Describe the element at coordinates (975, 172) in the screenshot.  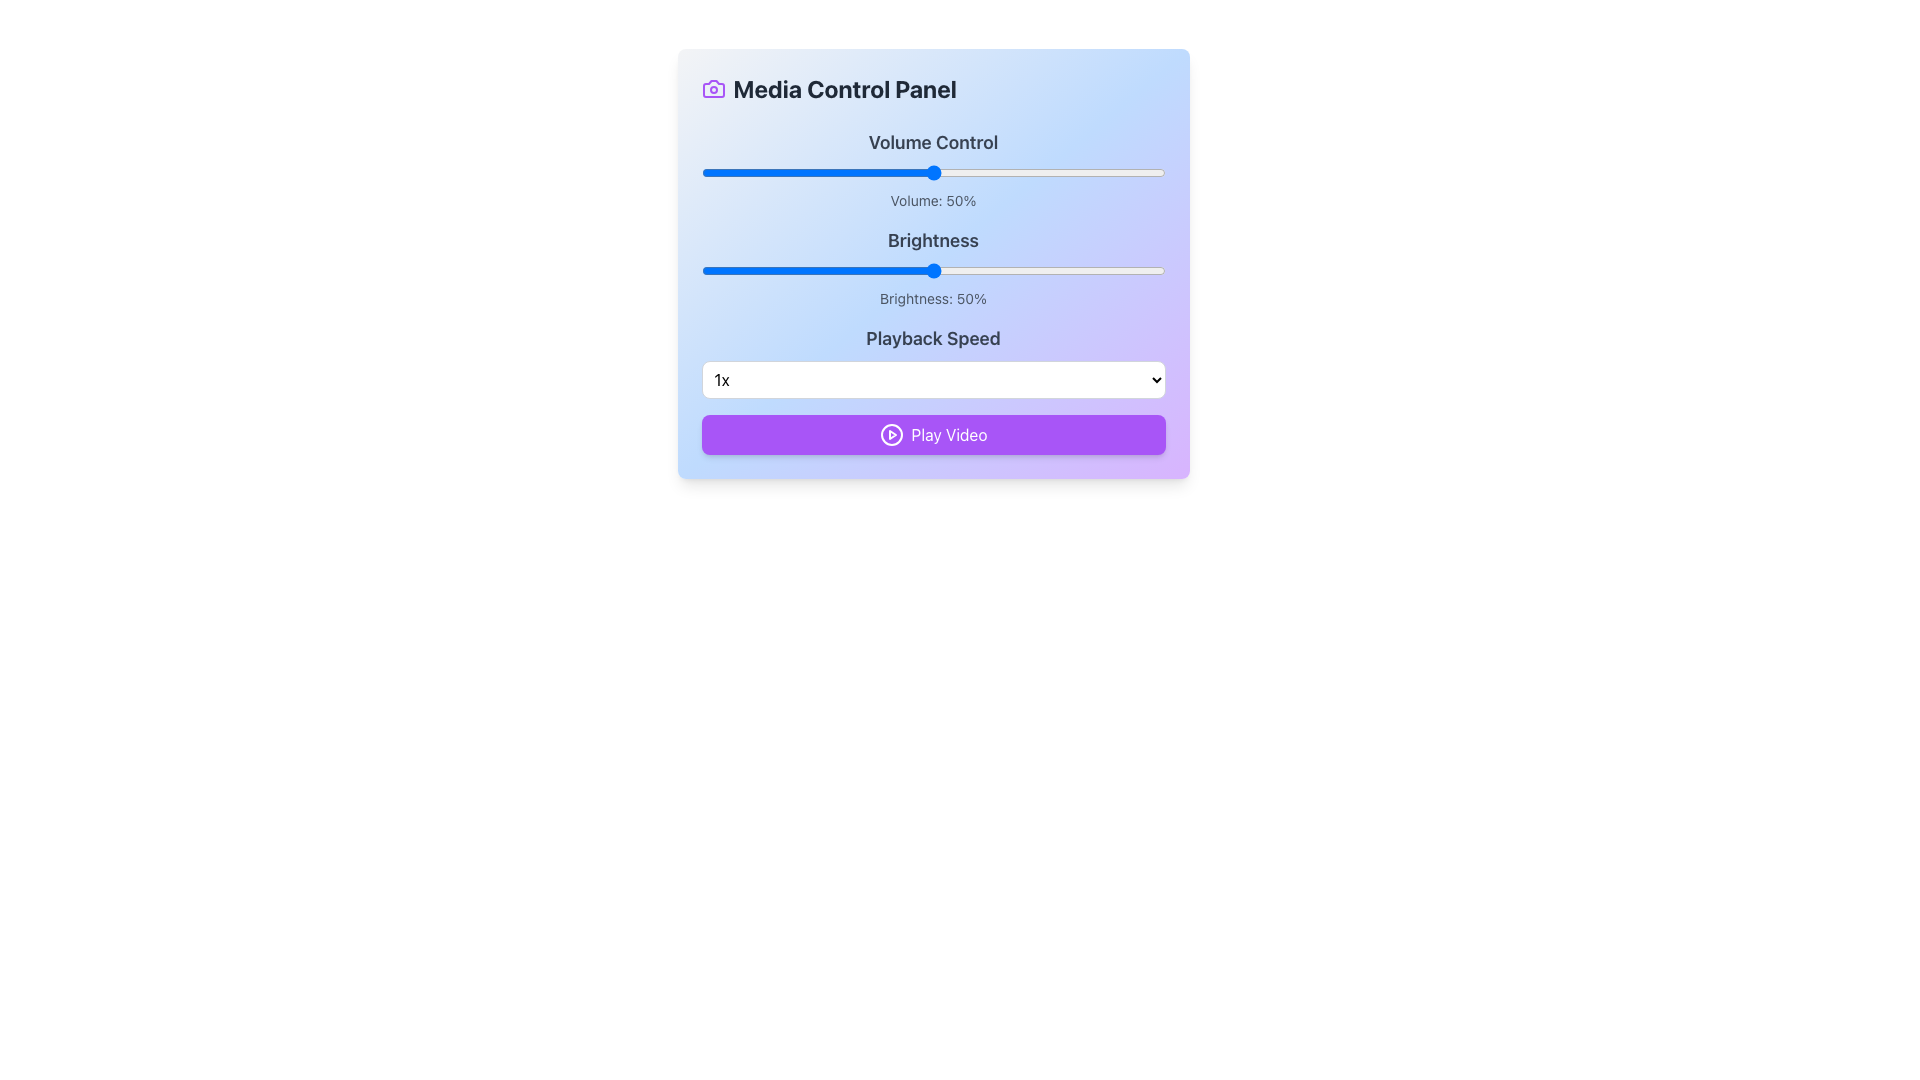
I see `the volume` at that location.